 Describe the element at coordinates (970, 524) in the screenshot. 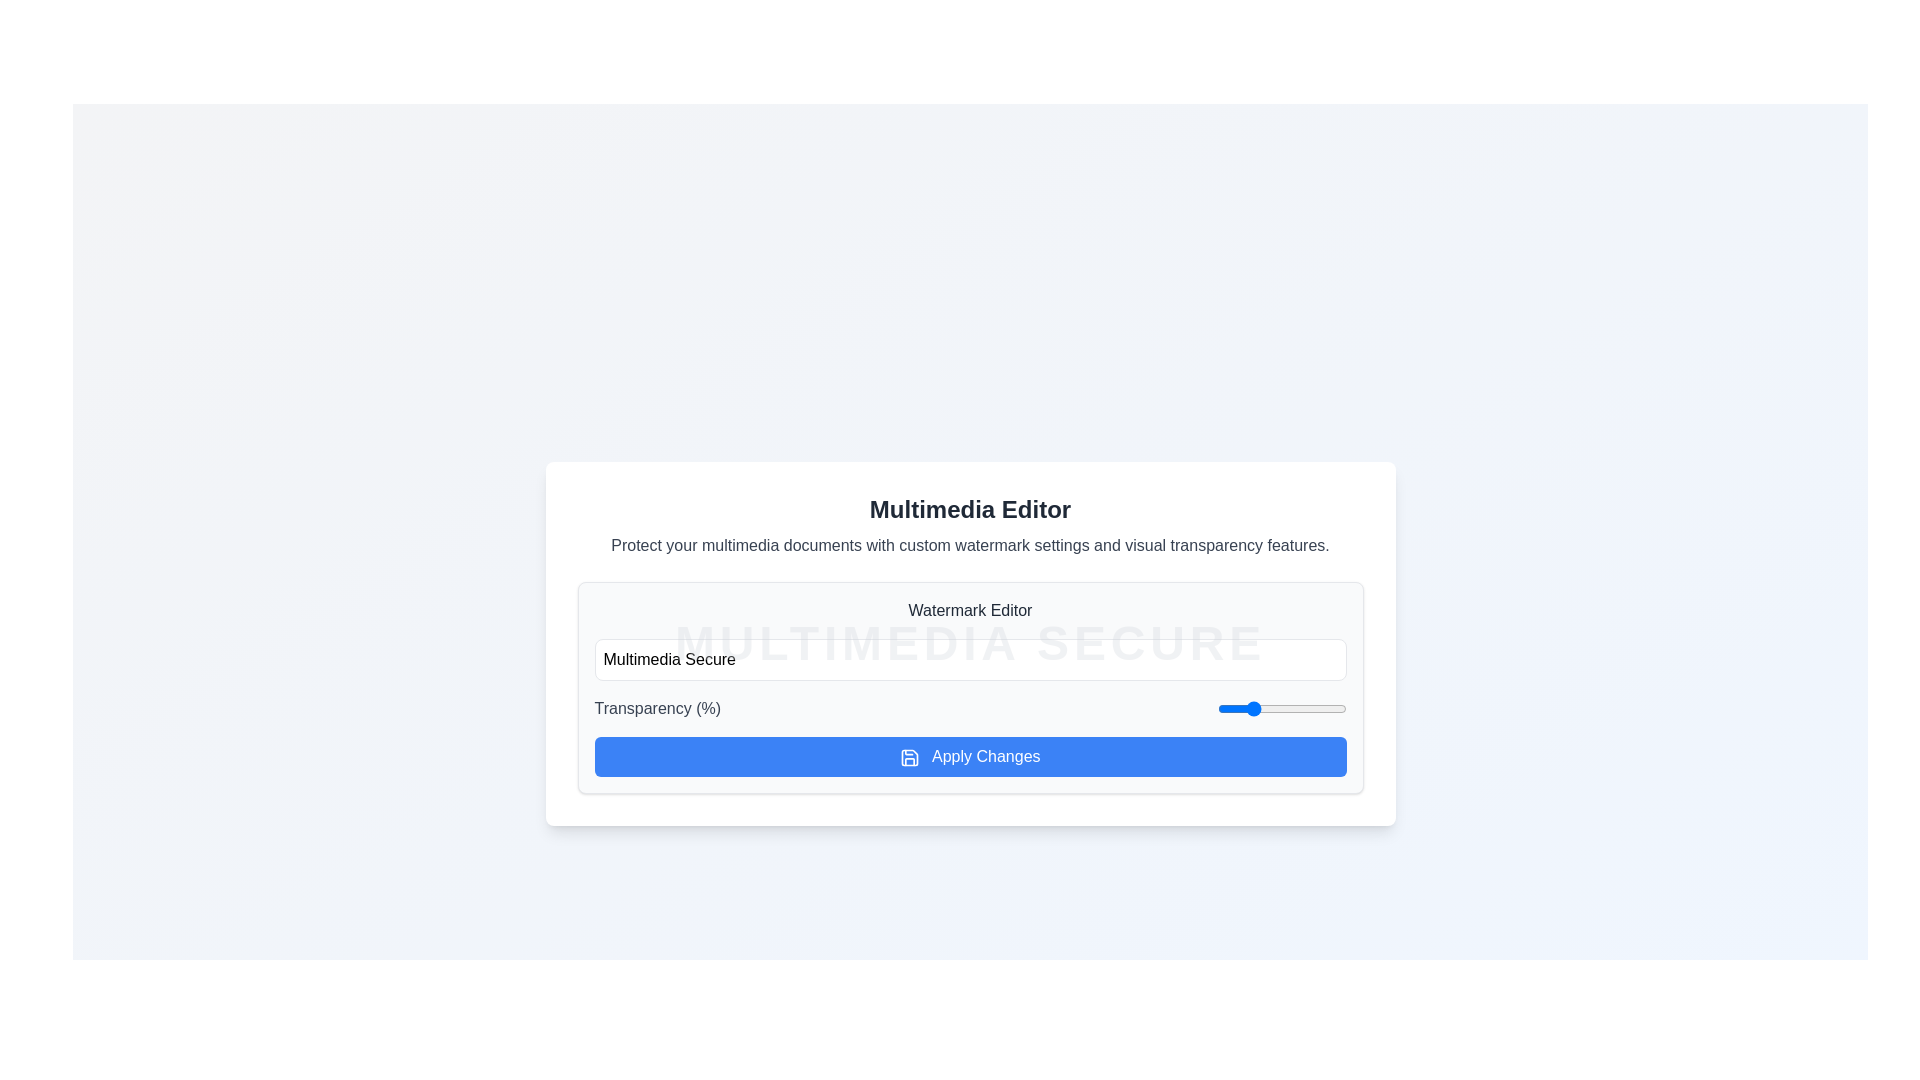

I see `the text block titled 'Multimedia Editor' which contains a subtitle about watermark settings, located at the top center of the interface` at that location.